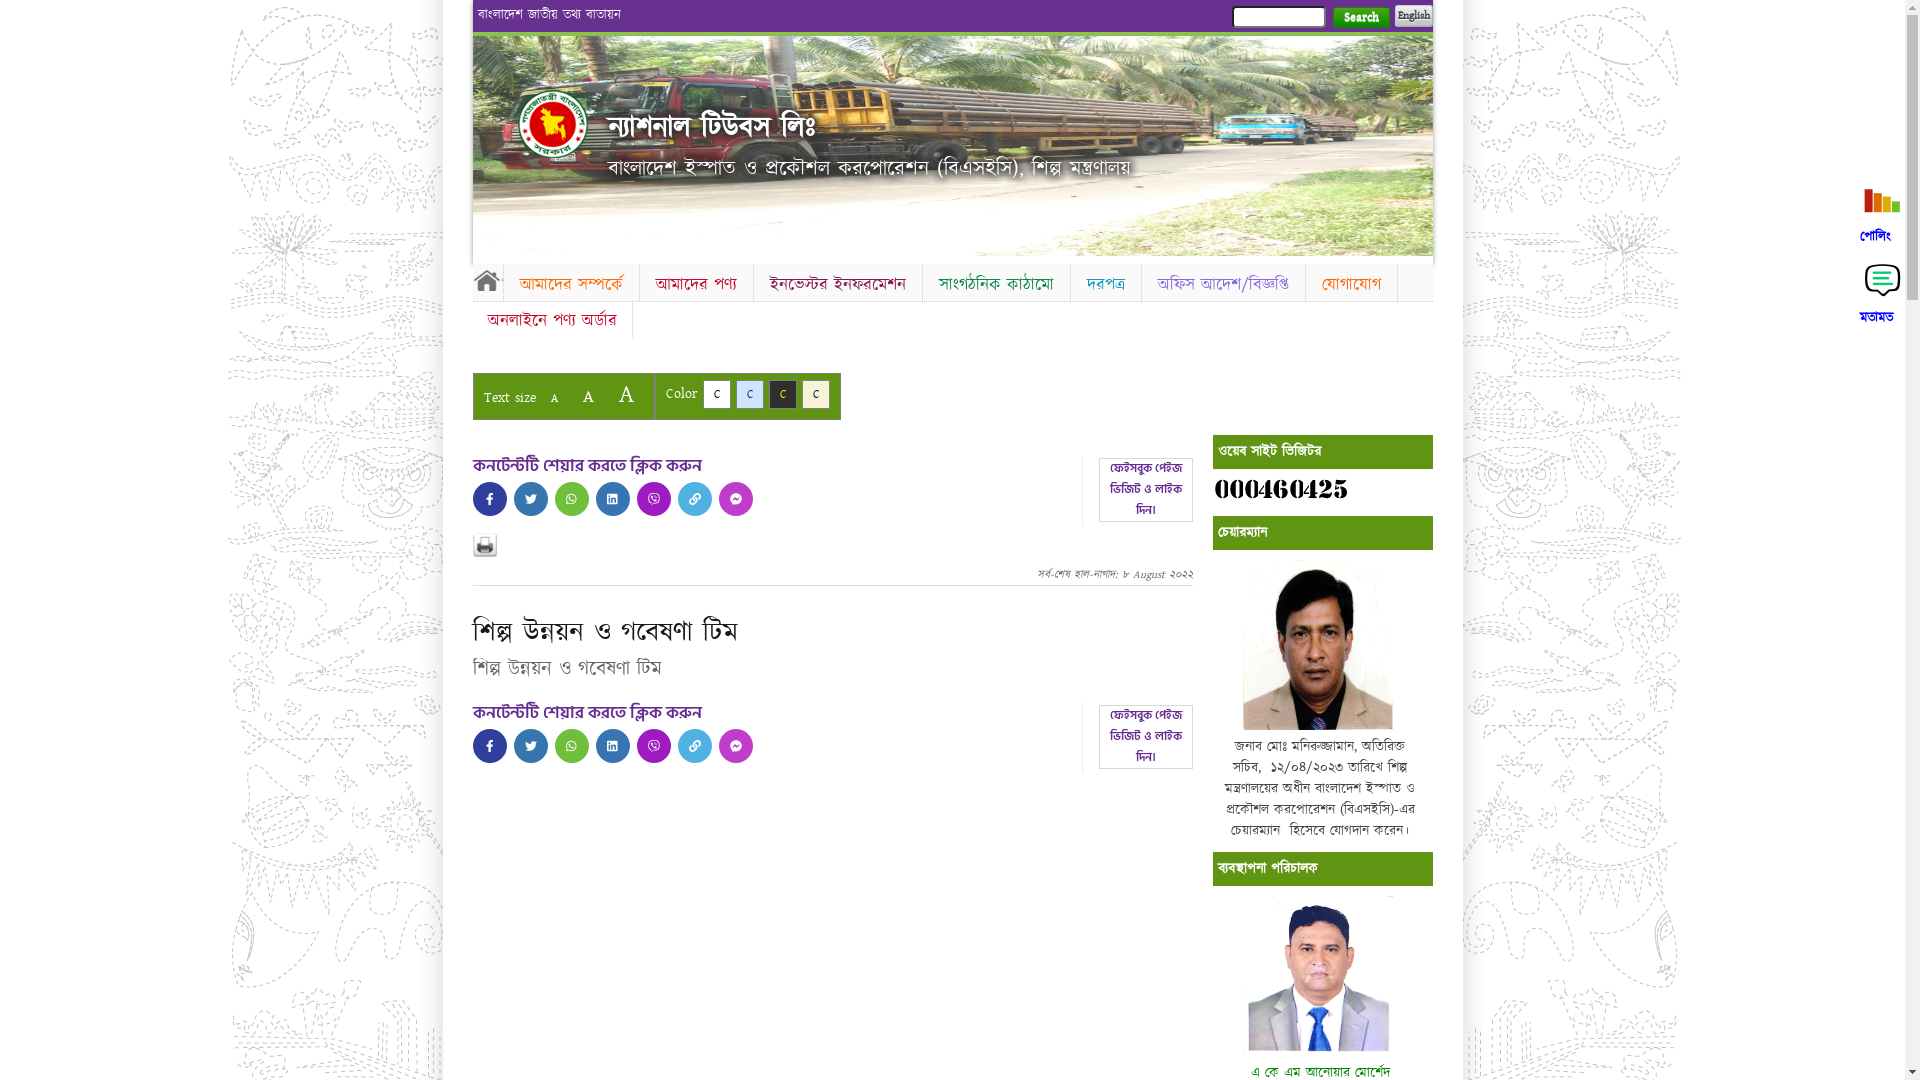 The image size is (1920, 1080). Describe the element at coordinates (586, 396) in the screenshot. I see `'A'` at that location.